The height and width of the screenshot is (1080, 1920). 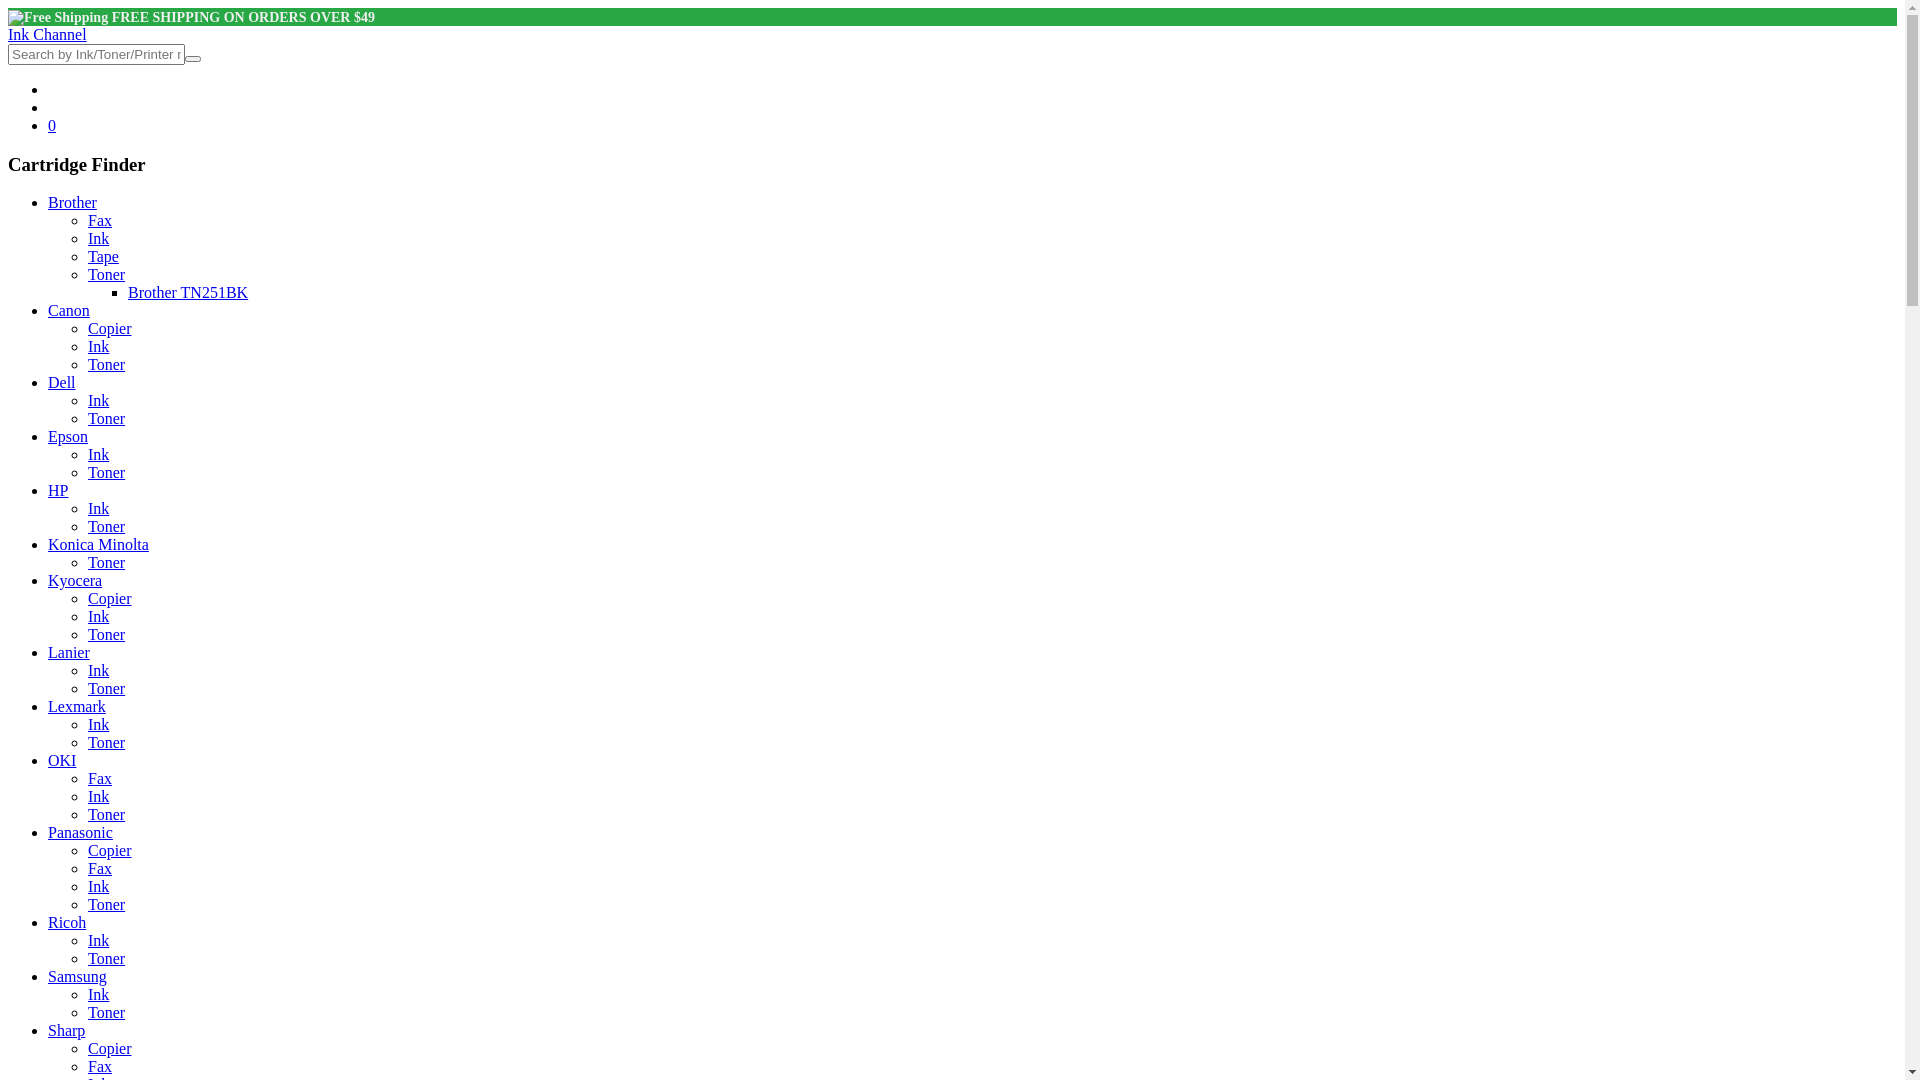 What do you see at coordinates (75, 580) in the screenshot?
I see `'Kyocera'` at bounding box center [75, 580].